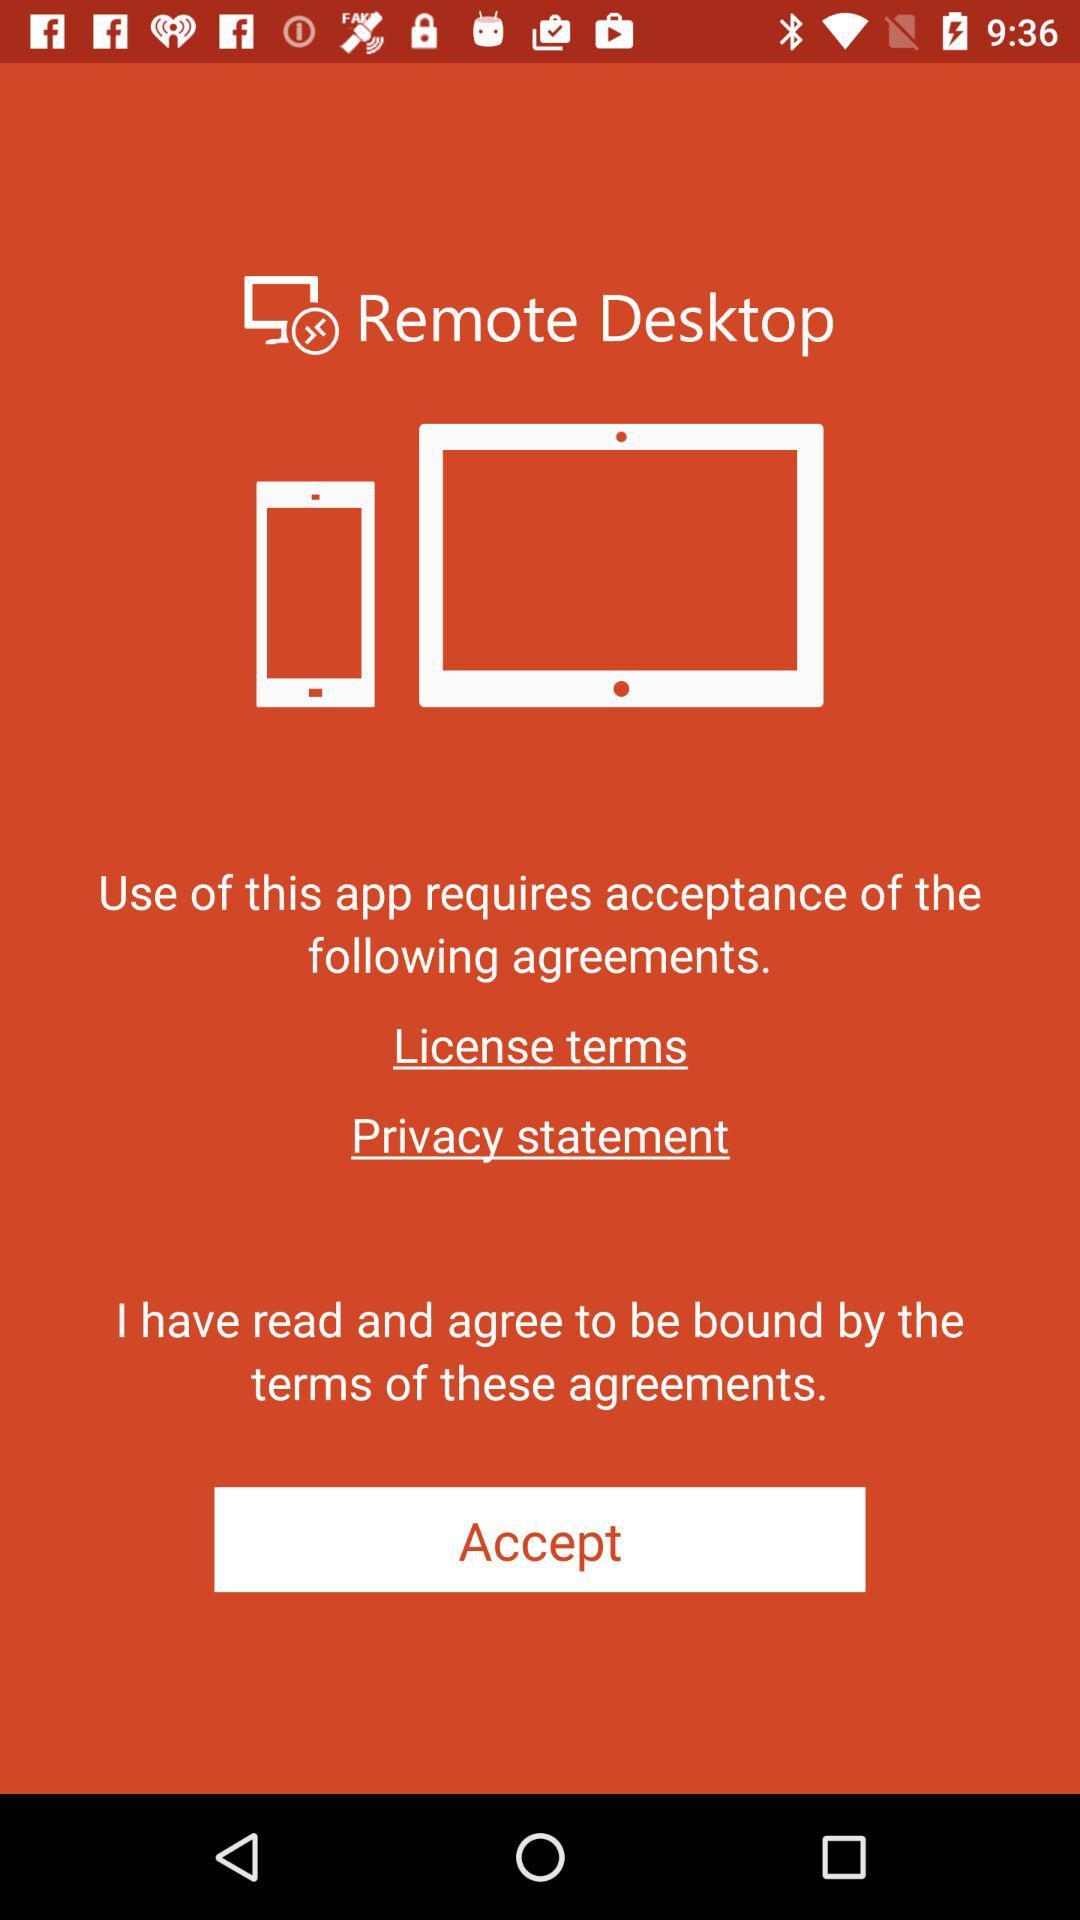  I want to click on the item below use of this icon, so click(540, 1043).